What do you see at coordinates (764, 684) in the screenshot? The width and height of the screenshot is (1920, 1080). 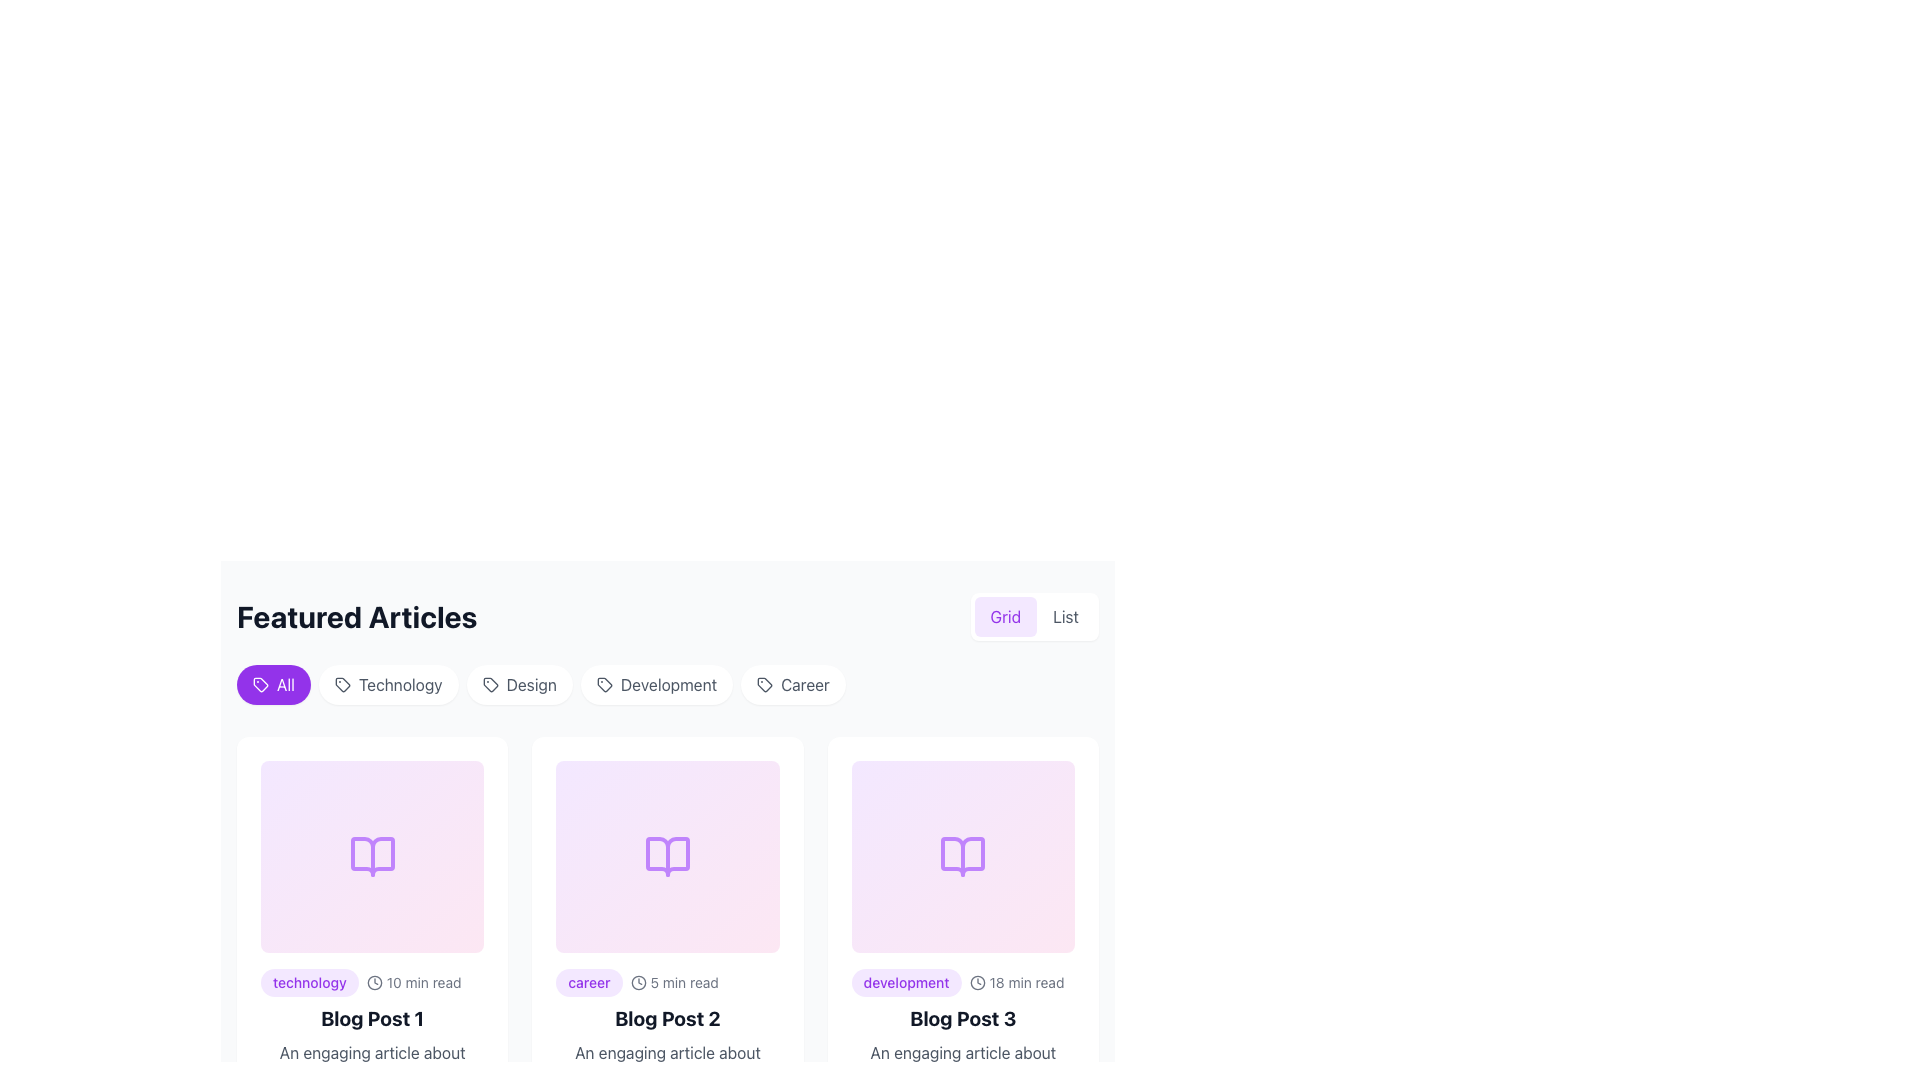 I see `the 'Career' category icon located in the 'Featured Articles' section, positioned to the left of the 'Career' text label` at bounding box center [764, 684].